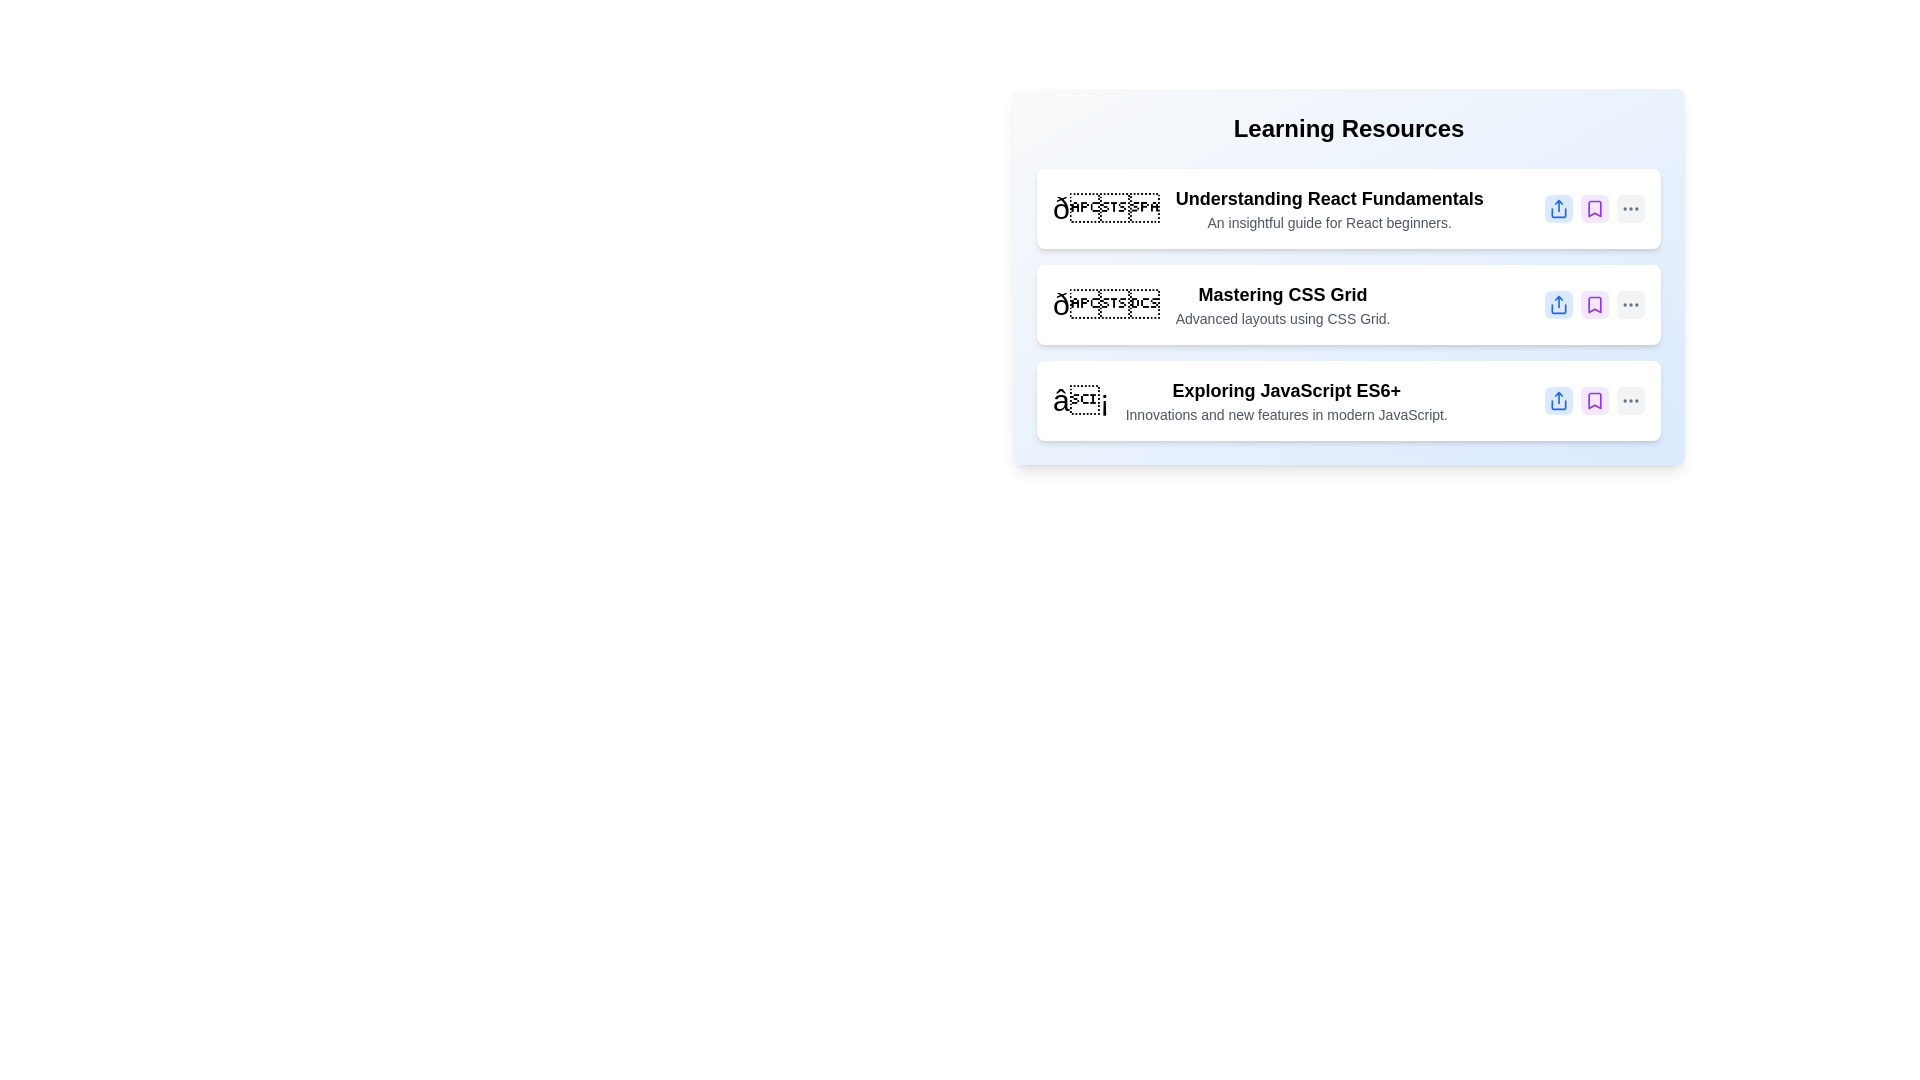 This screenshot has height=1080, width=1920. What do you see at coordinates (1631, 304) in the screenshot?
I see `'More Options' button for the item with title 'Mastering CSS Grid'` at bounding box center [1631, 304].